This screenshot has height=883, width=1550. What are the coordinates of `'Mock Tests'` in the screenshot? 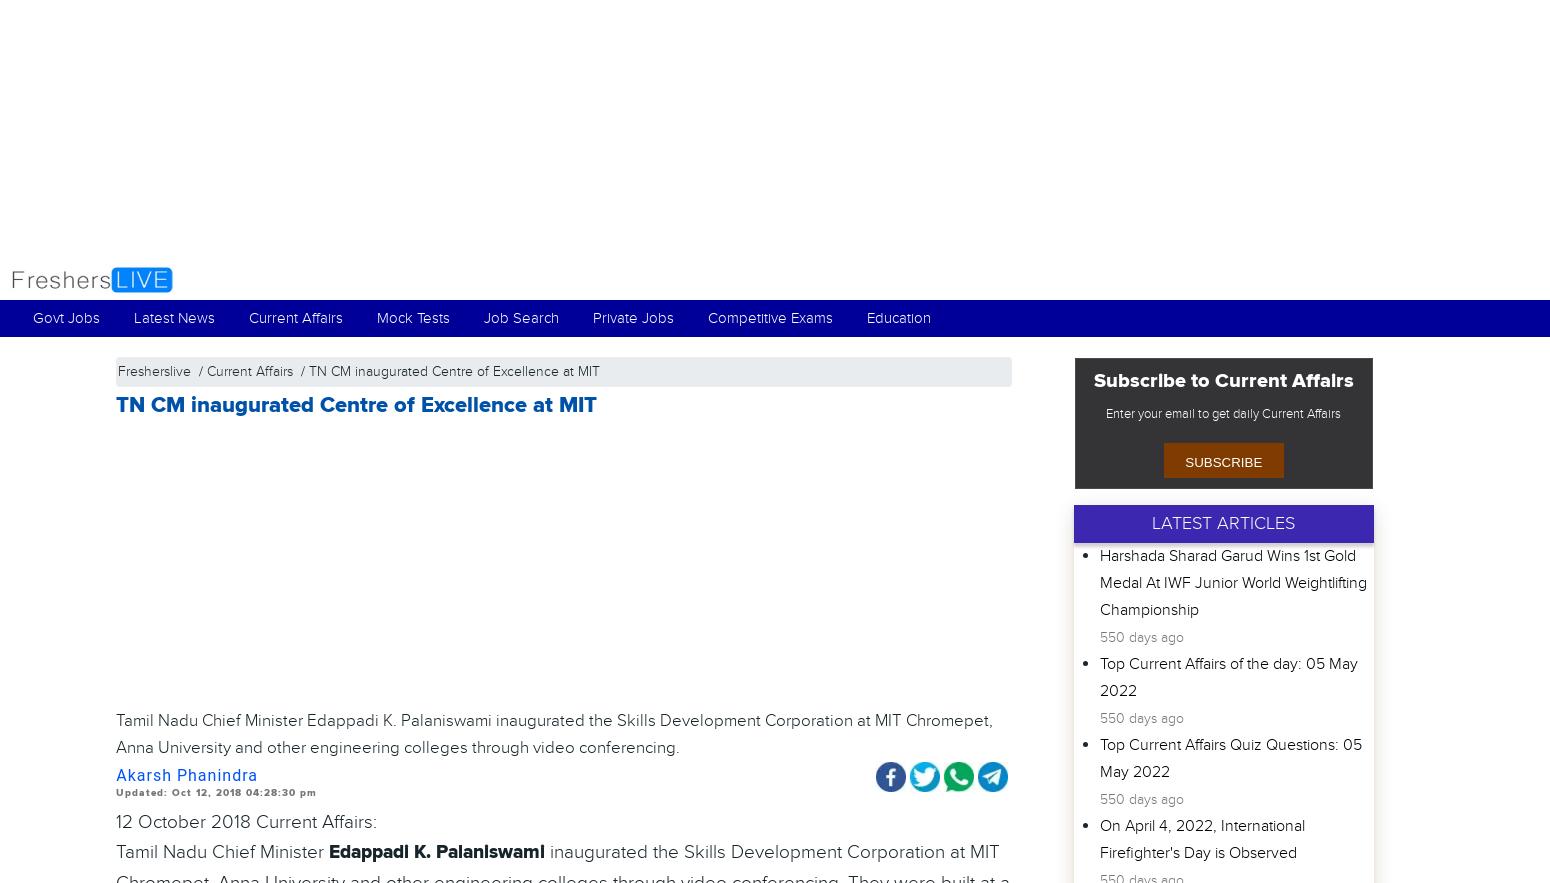 It's located at (413, 316).